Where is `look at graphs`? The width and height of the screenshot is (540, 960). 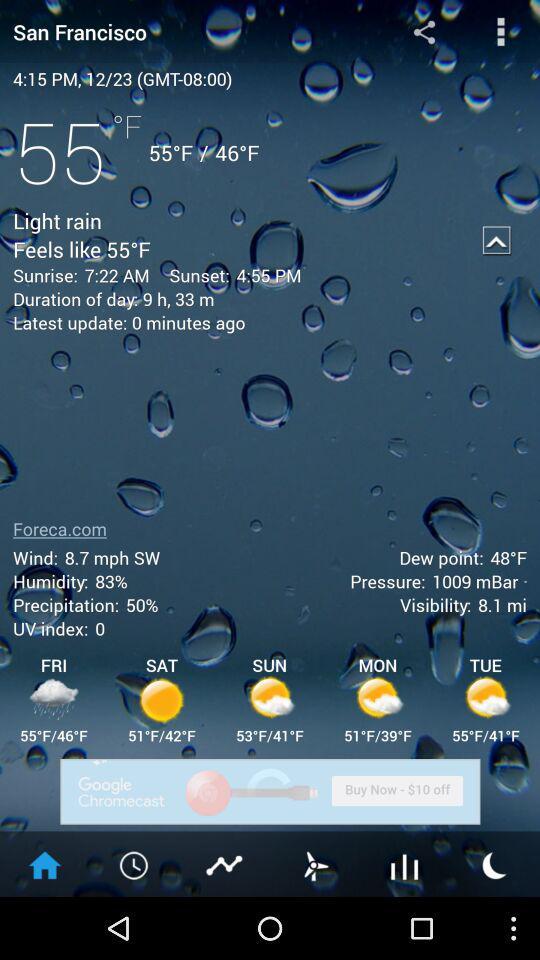
look at graphs is located at coordinates (405, 863).